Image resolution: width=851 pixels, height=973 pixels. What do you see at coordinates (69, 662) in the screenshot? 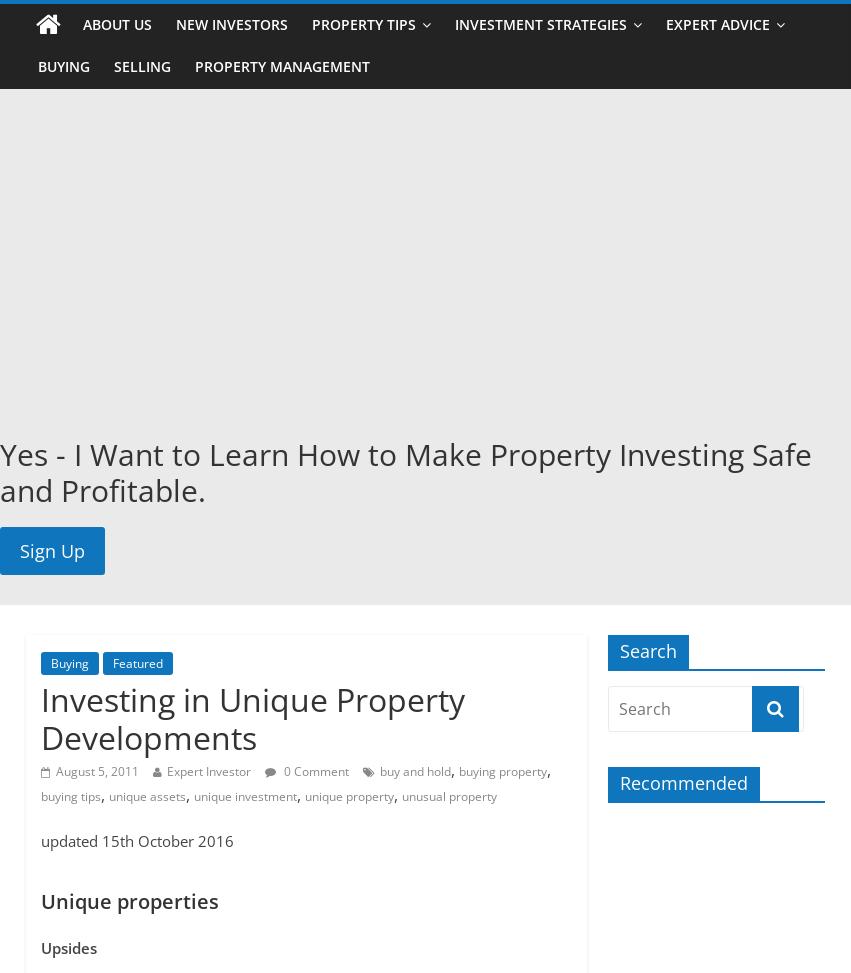
I see `'Buying'` at bounding box center [69, 662].